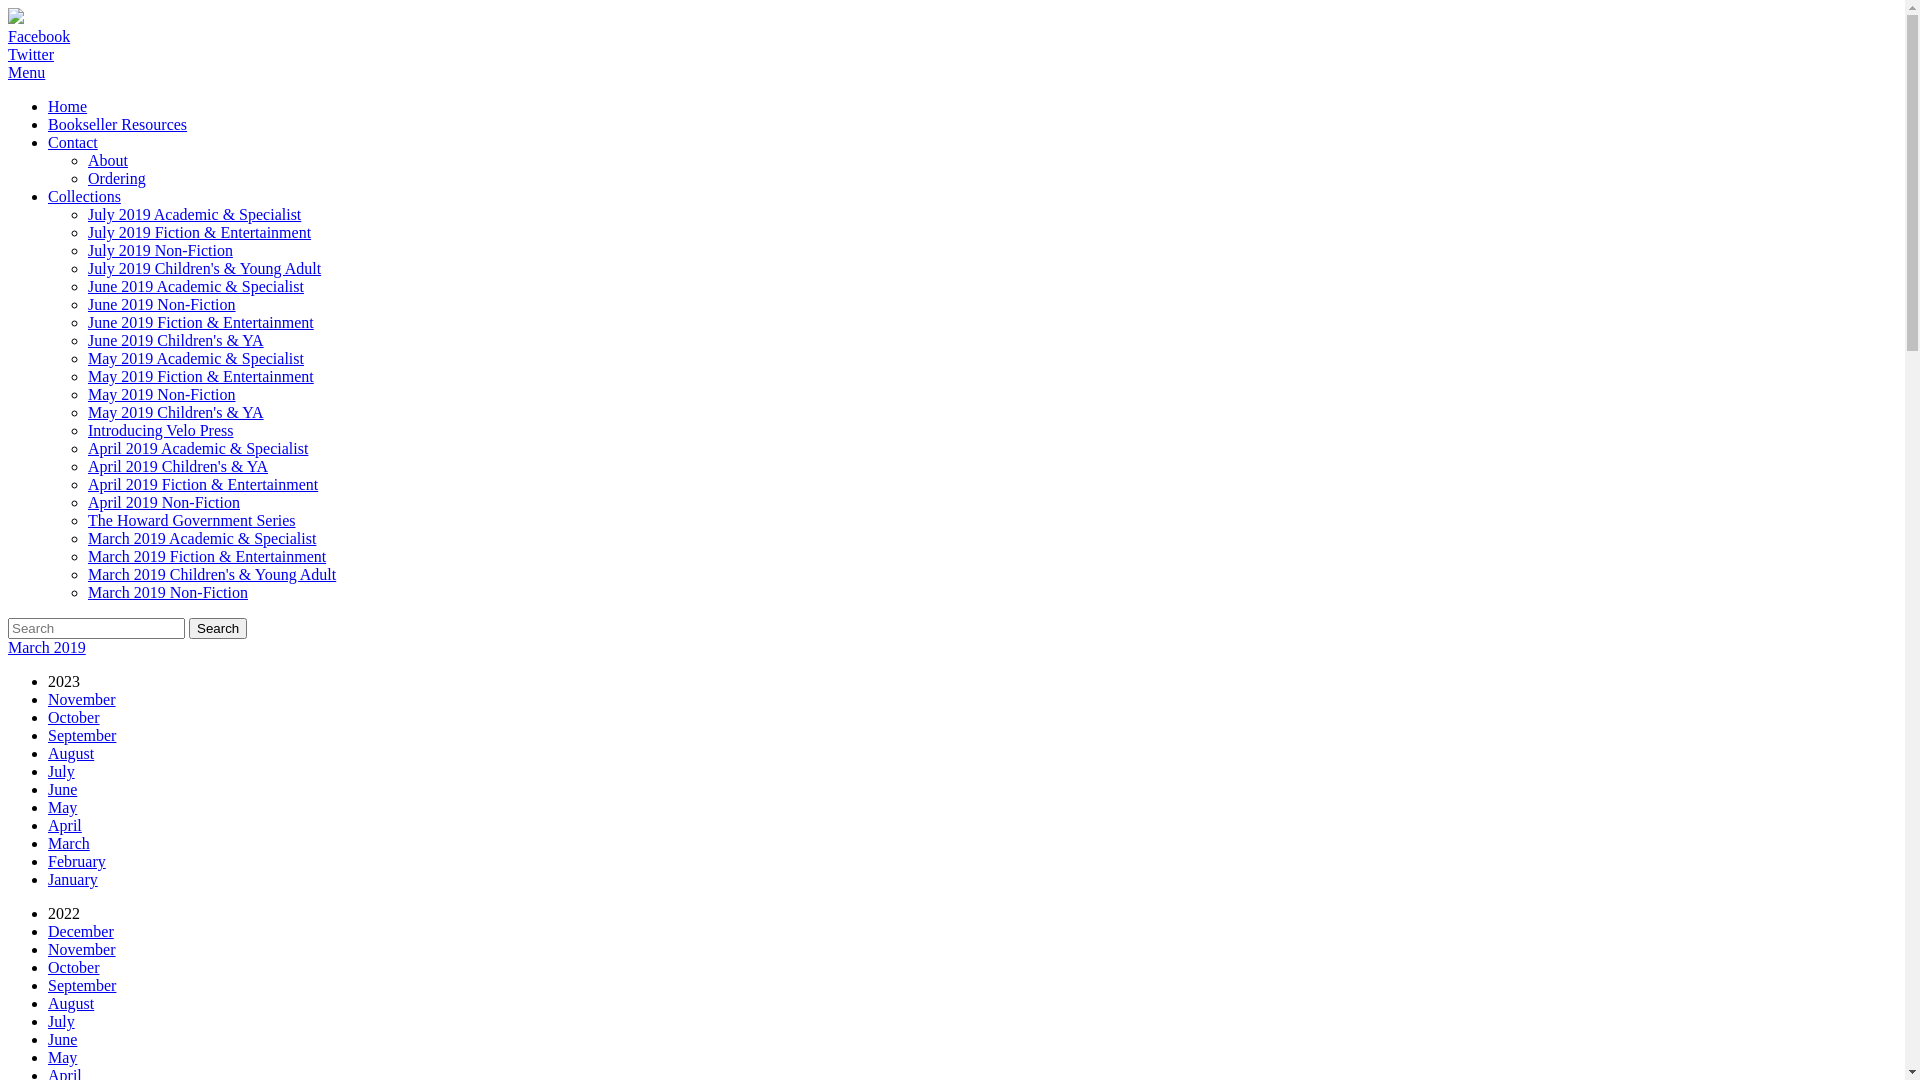  What do you see at coordinates (176, 339) in the screenshot?
I see `'June 2019 Children's & YA'` at bounding box center [176, 339].